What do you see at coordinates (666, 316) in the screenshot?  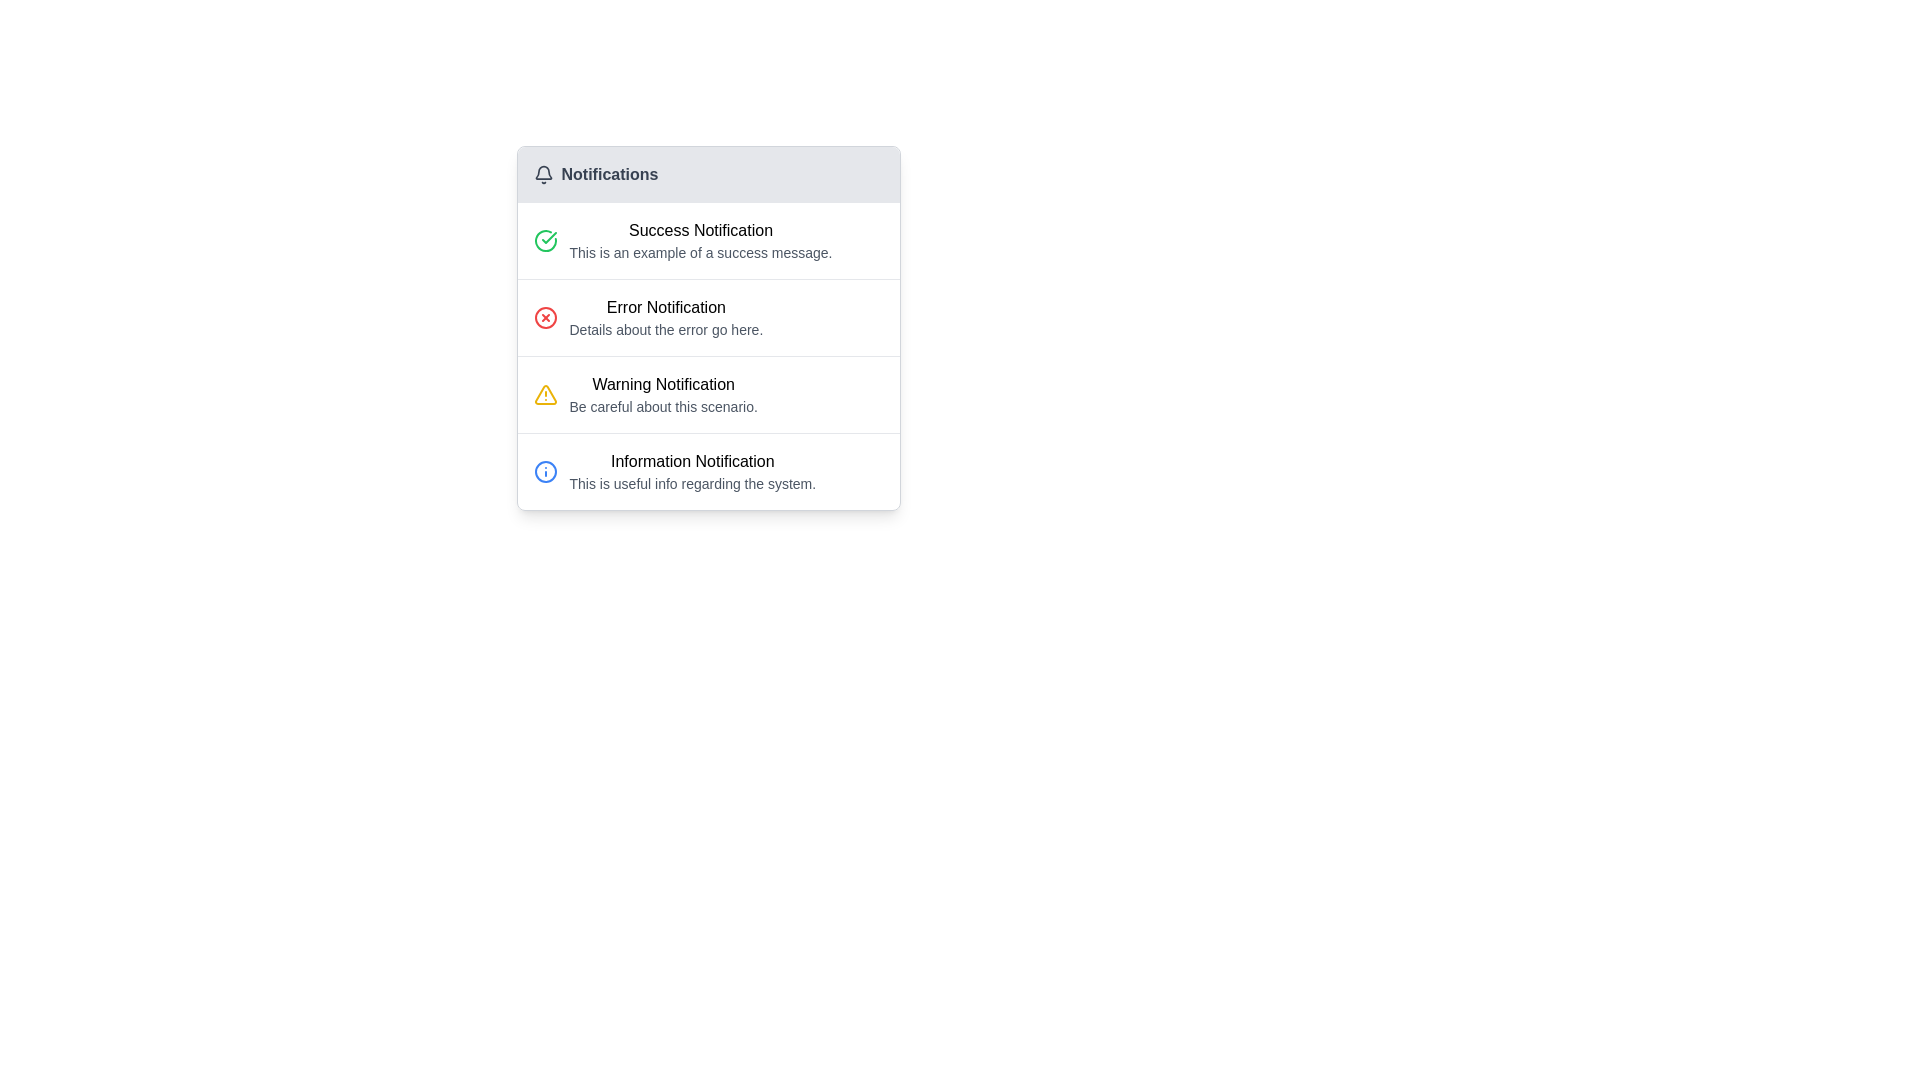 I see `text content of the second notification in the list, which is an error notification framed between 'Success Notification' and 'Warning Notification'` at bounding box center [666, 316].